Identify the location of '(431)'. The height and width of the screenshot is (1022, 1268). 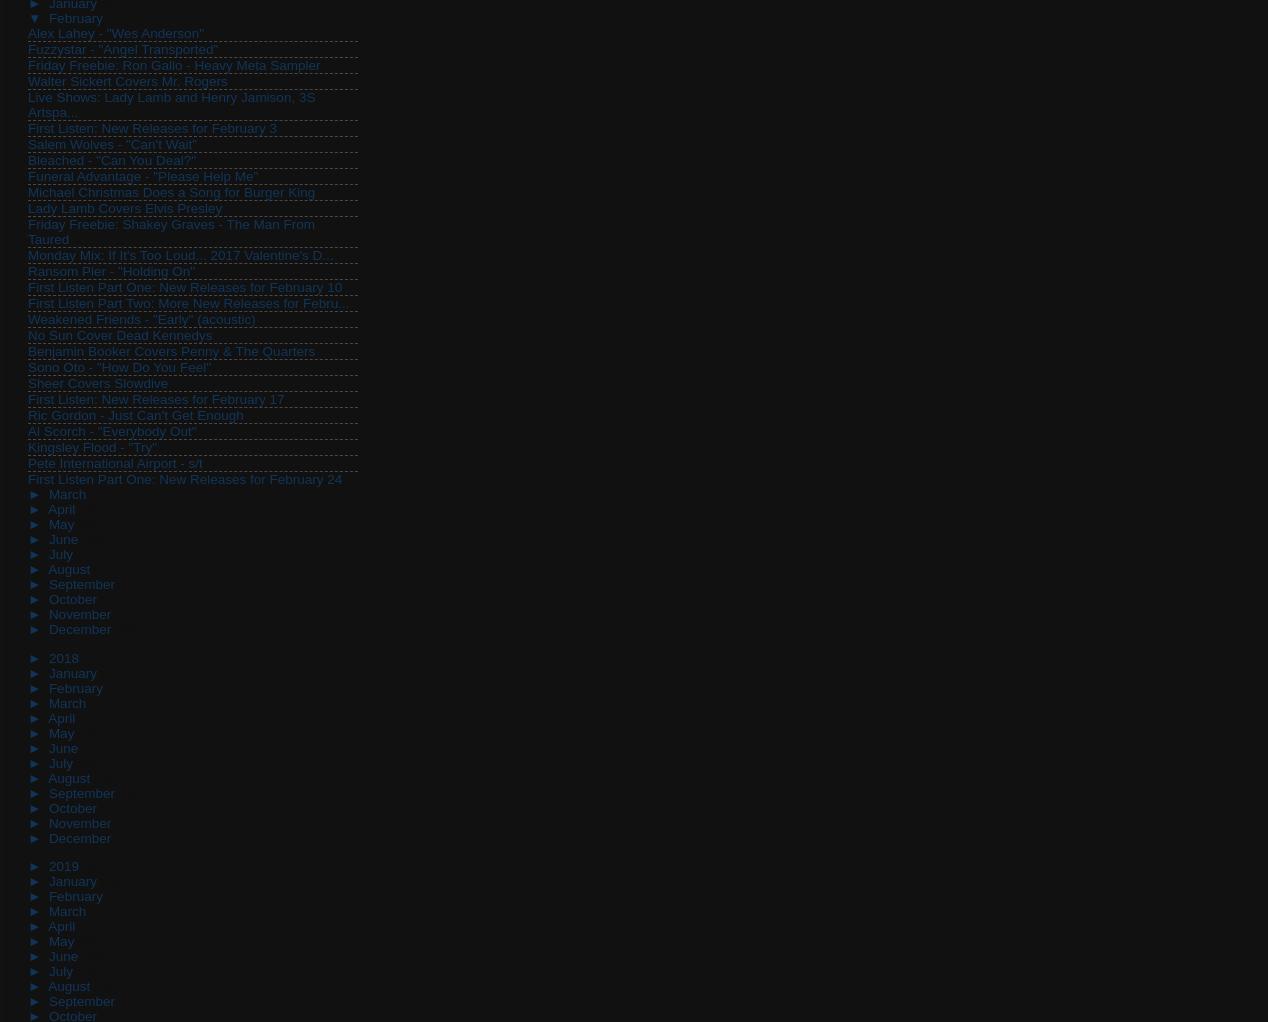
(82, 657).